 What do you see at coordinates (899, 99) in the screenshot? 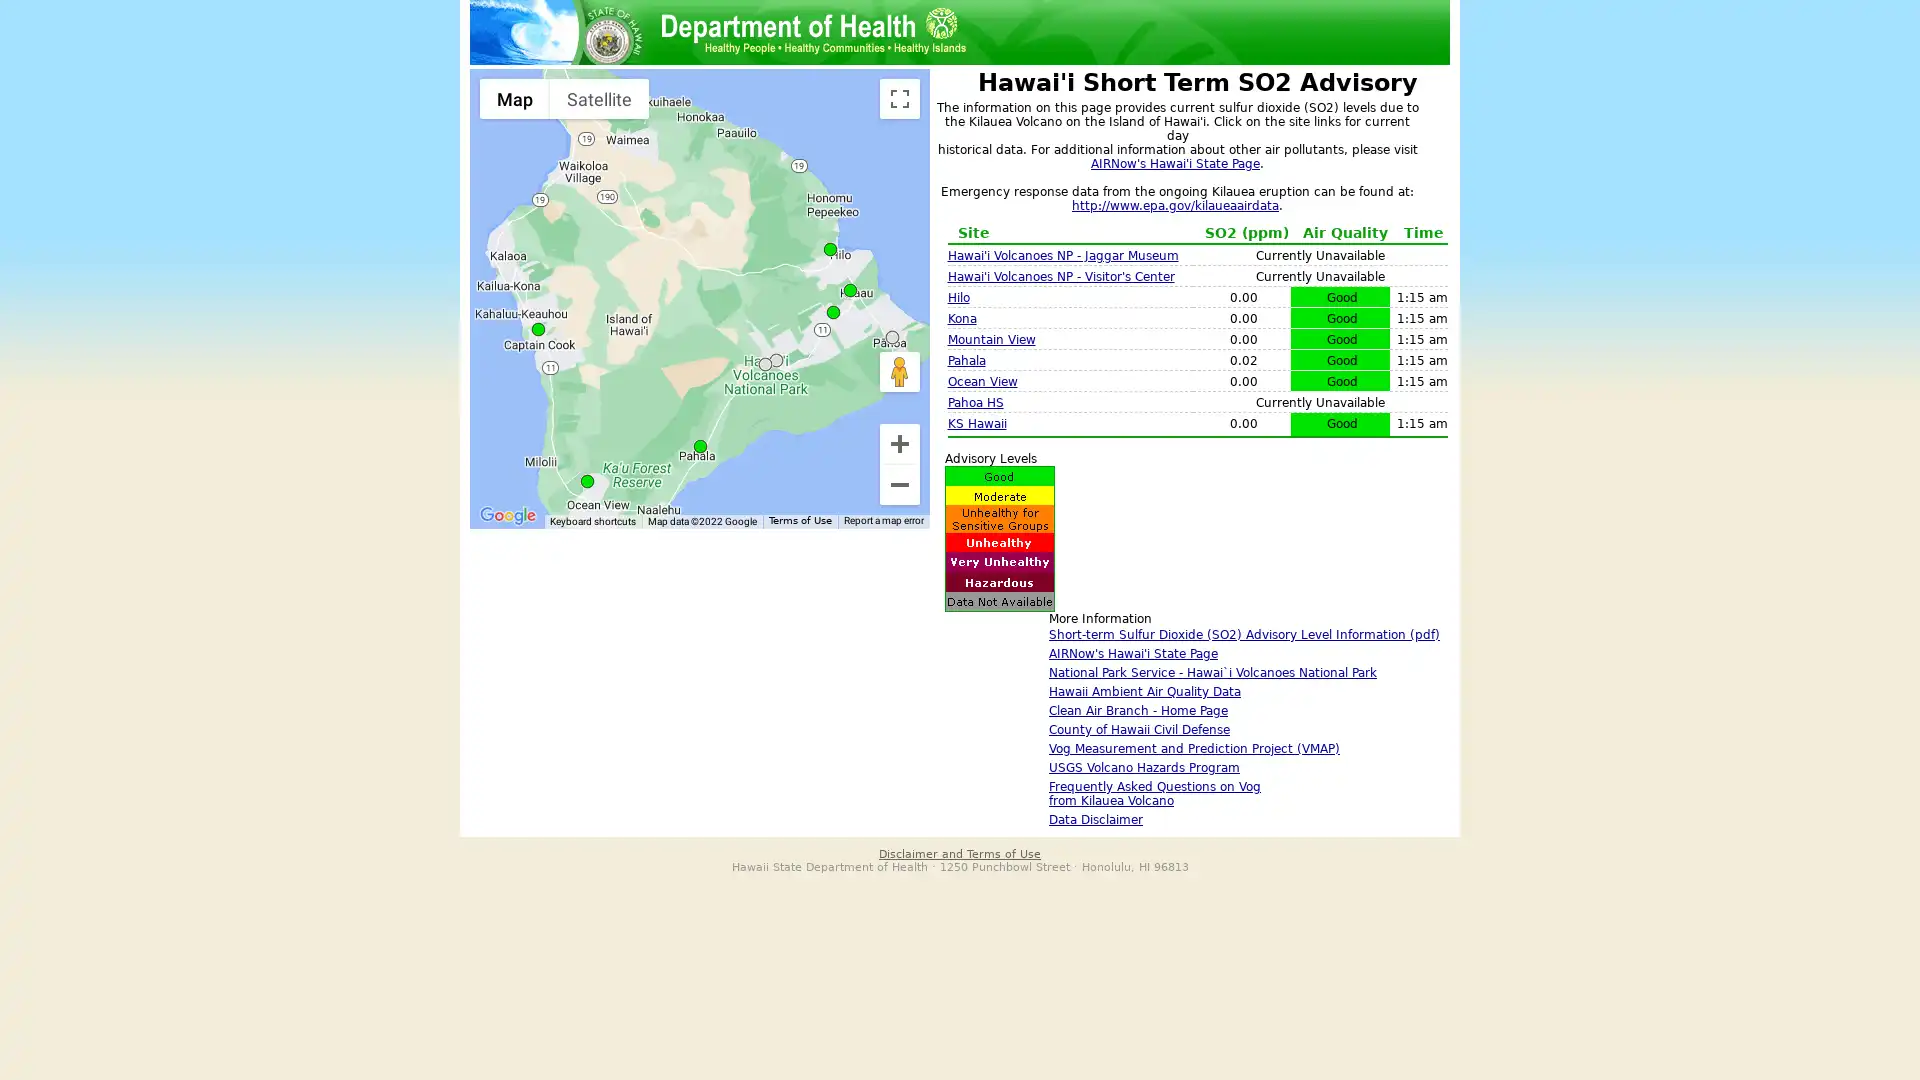
I see `Toggle fullscreen view` at bounding box center [899, 99].